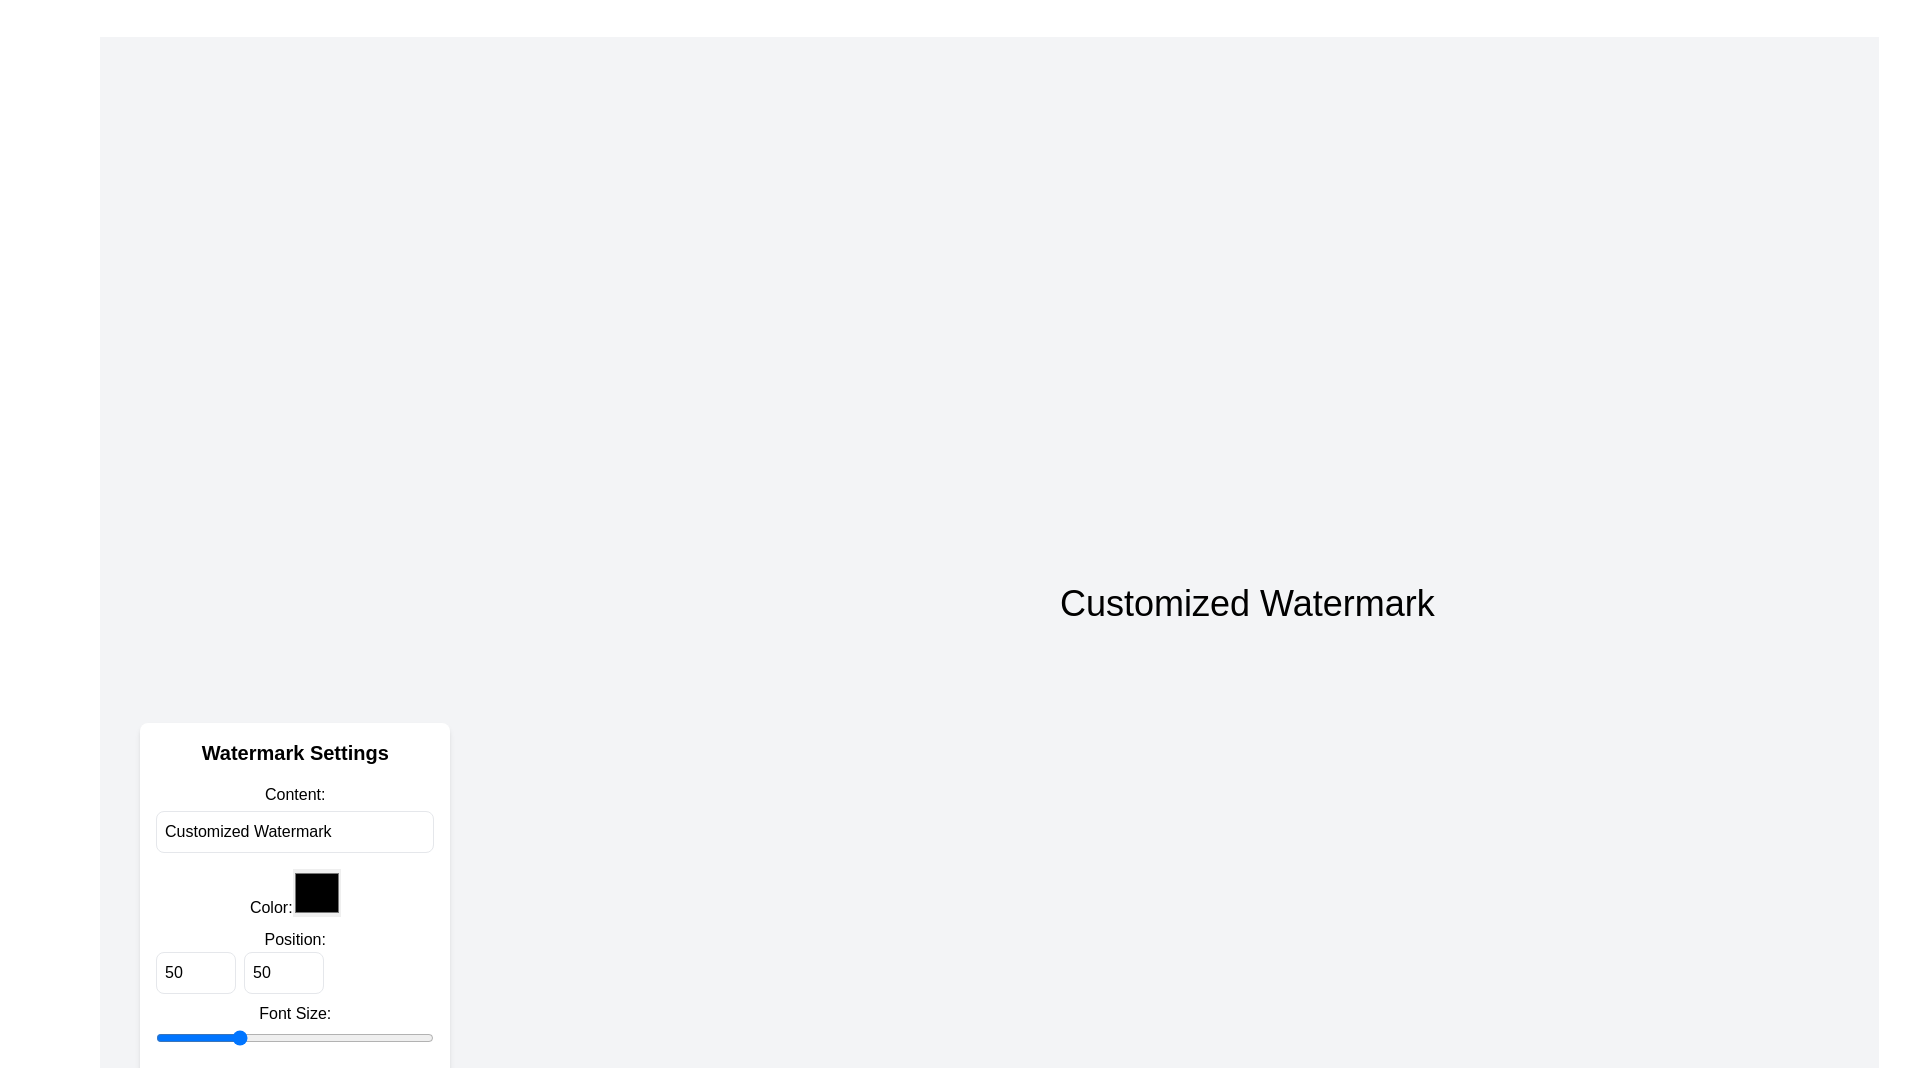  I want to click on the font size, so click(362, 1036).